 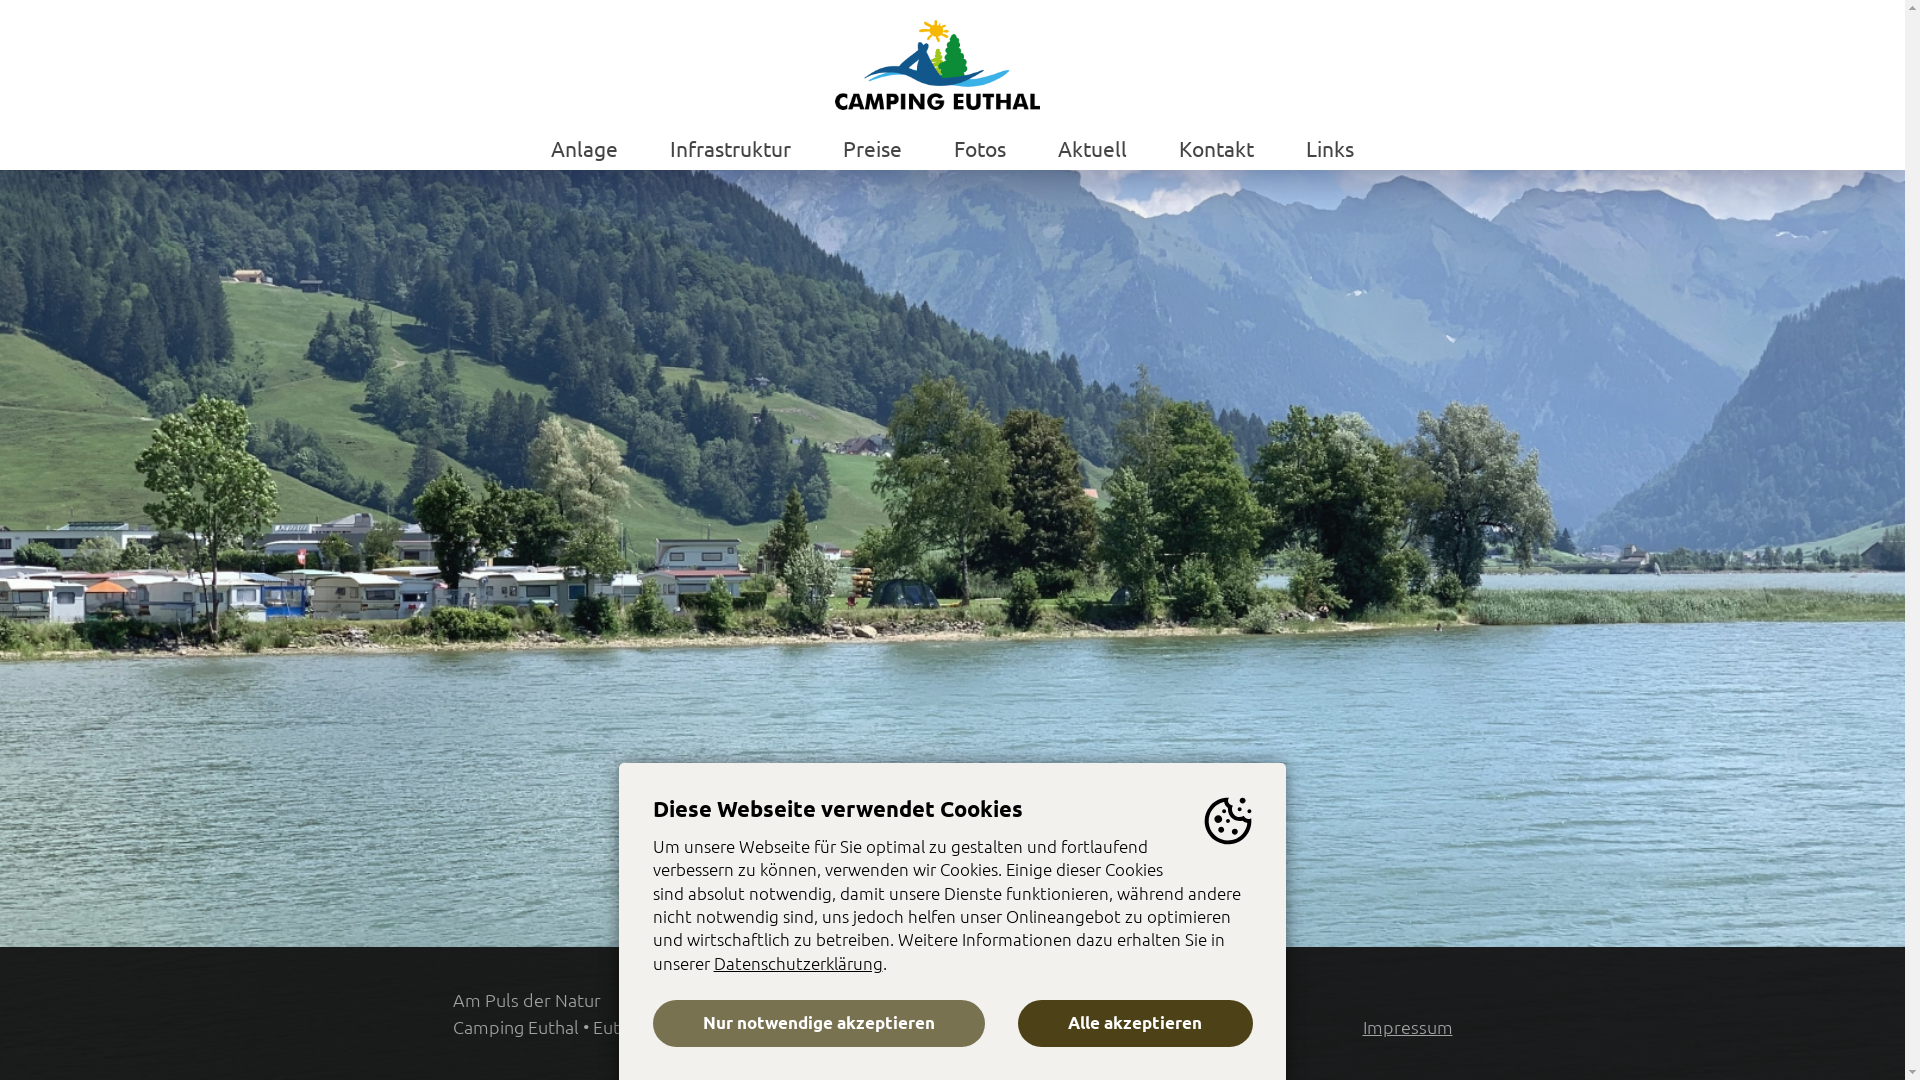 I want to click on 'contact@camping-euthal.ch', so click(x=1142, y=1026).